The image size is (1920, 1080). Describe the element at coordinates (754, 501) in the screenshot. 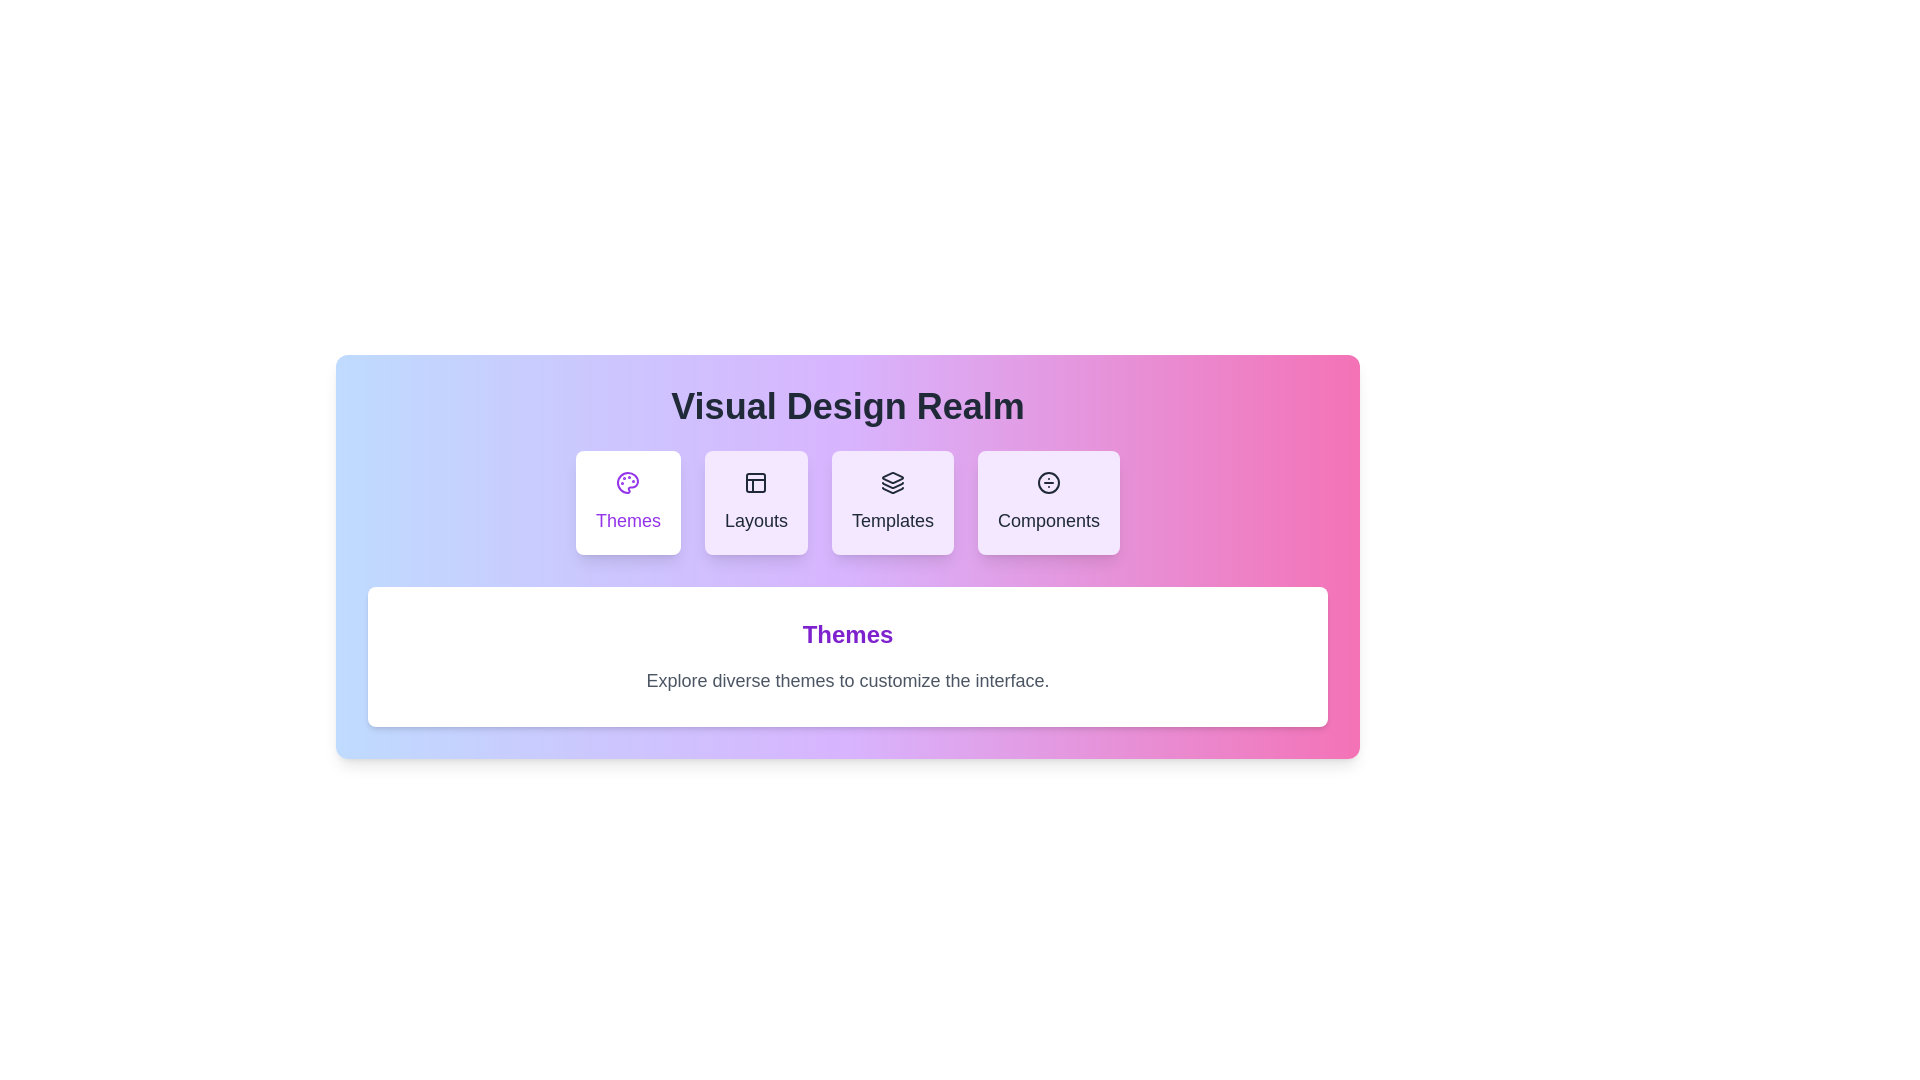

I see `the Layouts tab to change the active feature` at that location.